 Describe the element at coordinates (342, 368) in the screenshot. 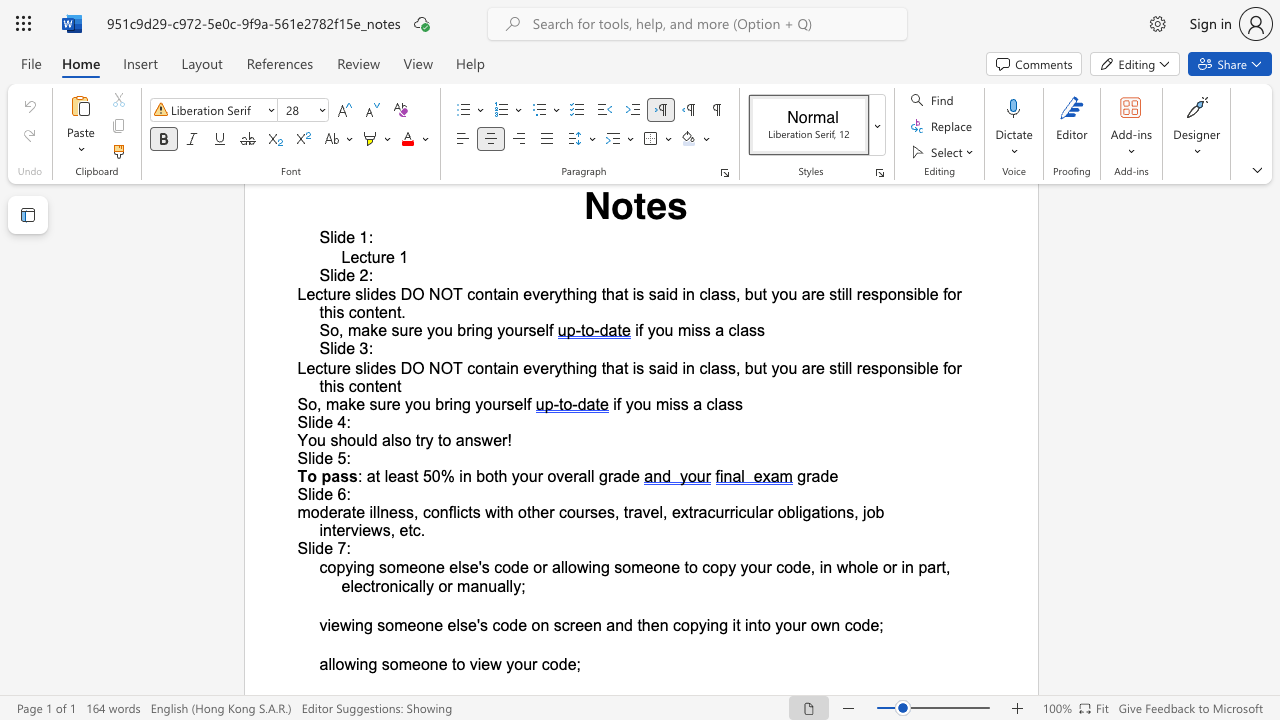

I see `the subset text "e sli" within the text "Lecture slides DO NOT"` at that location.